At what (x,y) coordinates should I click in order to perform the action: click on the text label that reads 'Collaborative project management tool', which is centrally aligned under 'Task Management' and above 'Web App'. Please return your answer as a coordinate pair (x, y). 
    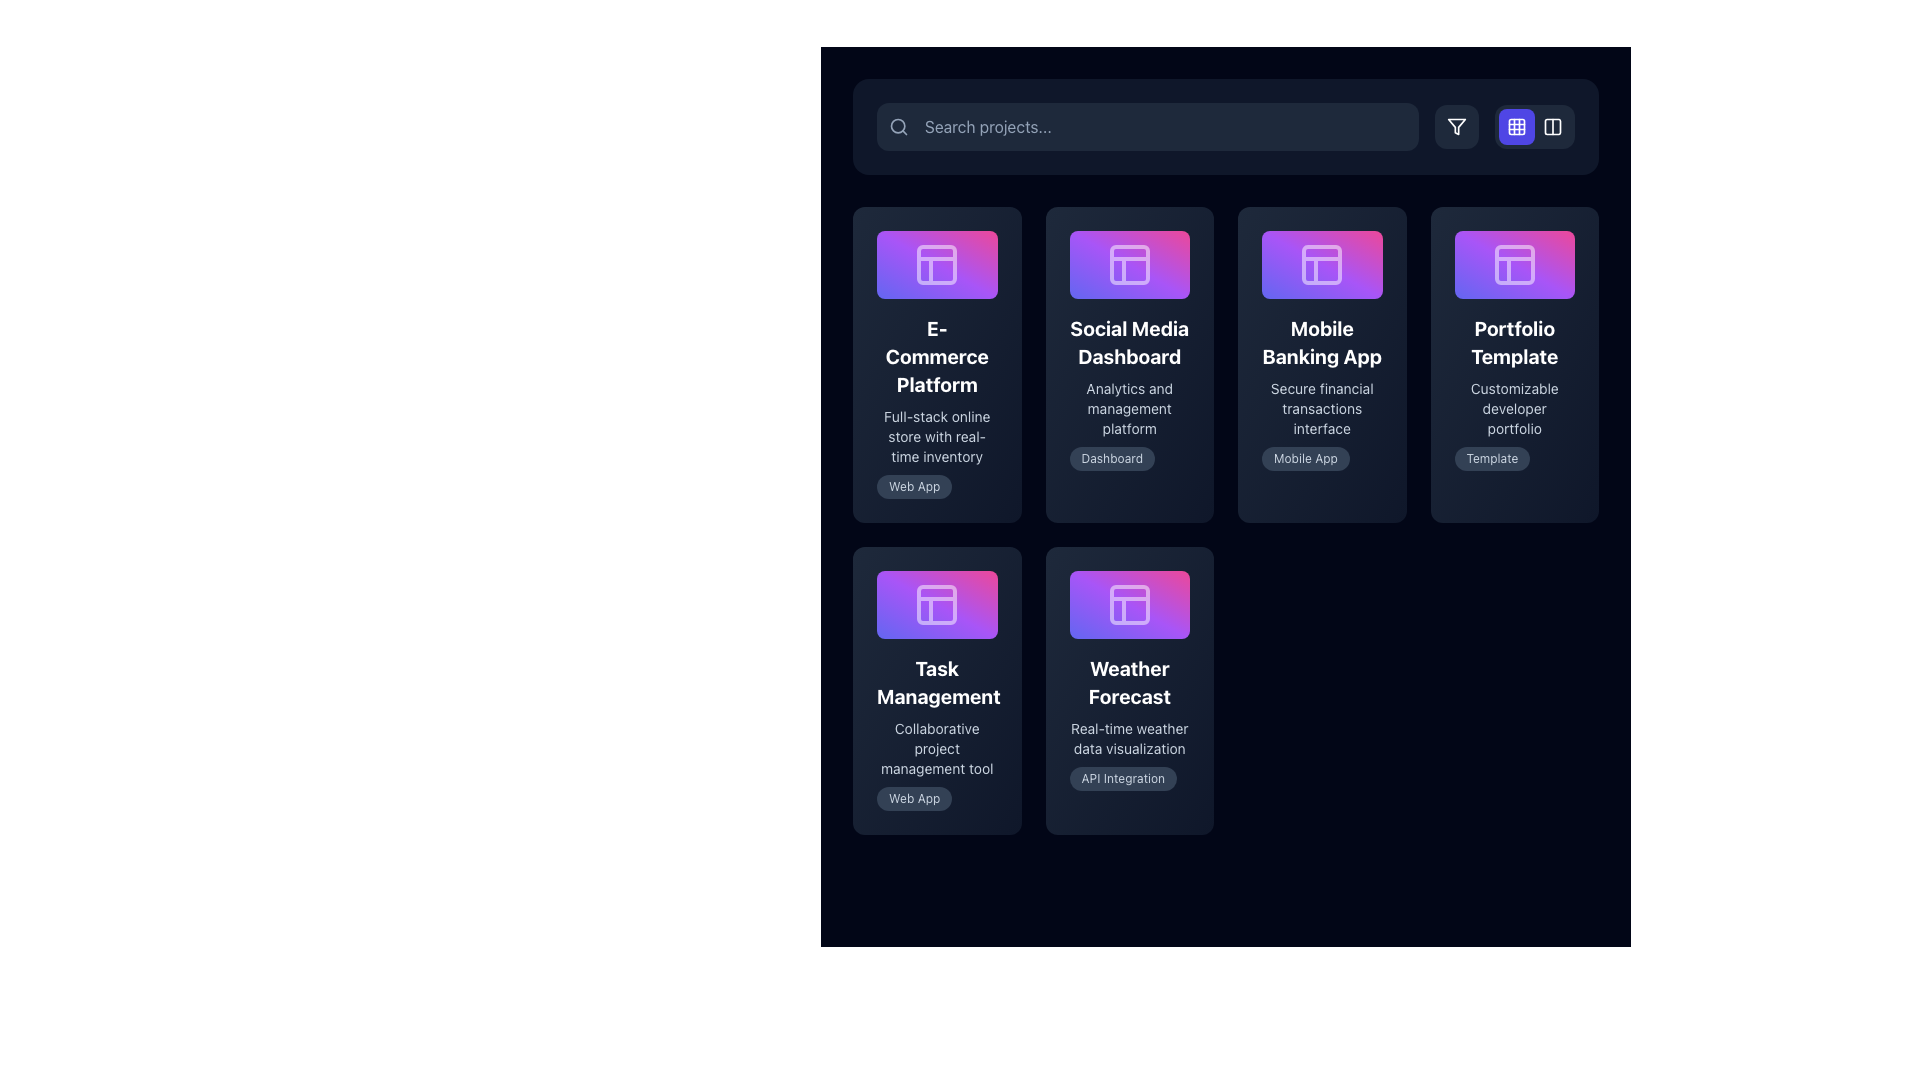
    Looking at the image, I should click on (936, 748).